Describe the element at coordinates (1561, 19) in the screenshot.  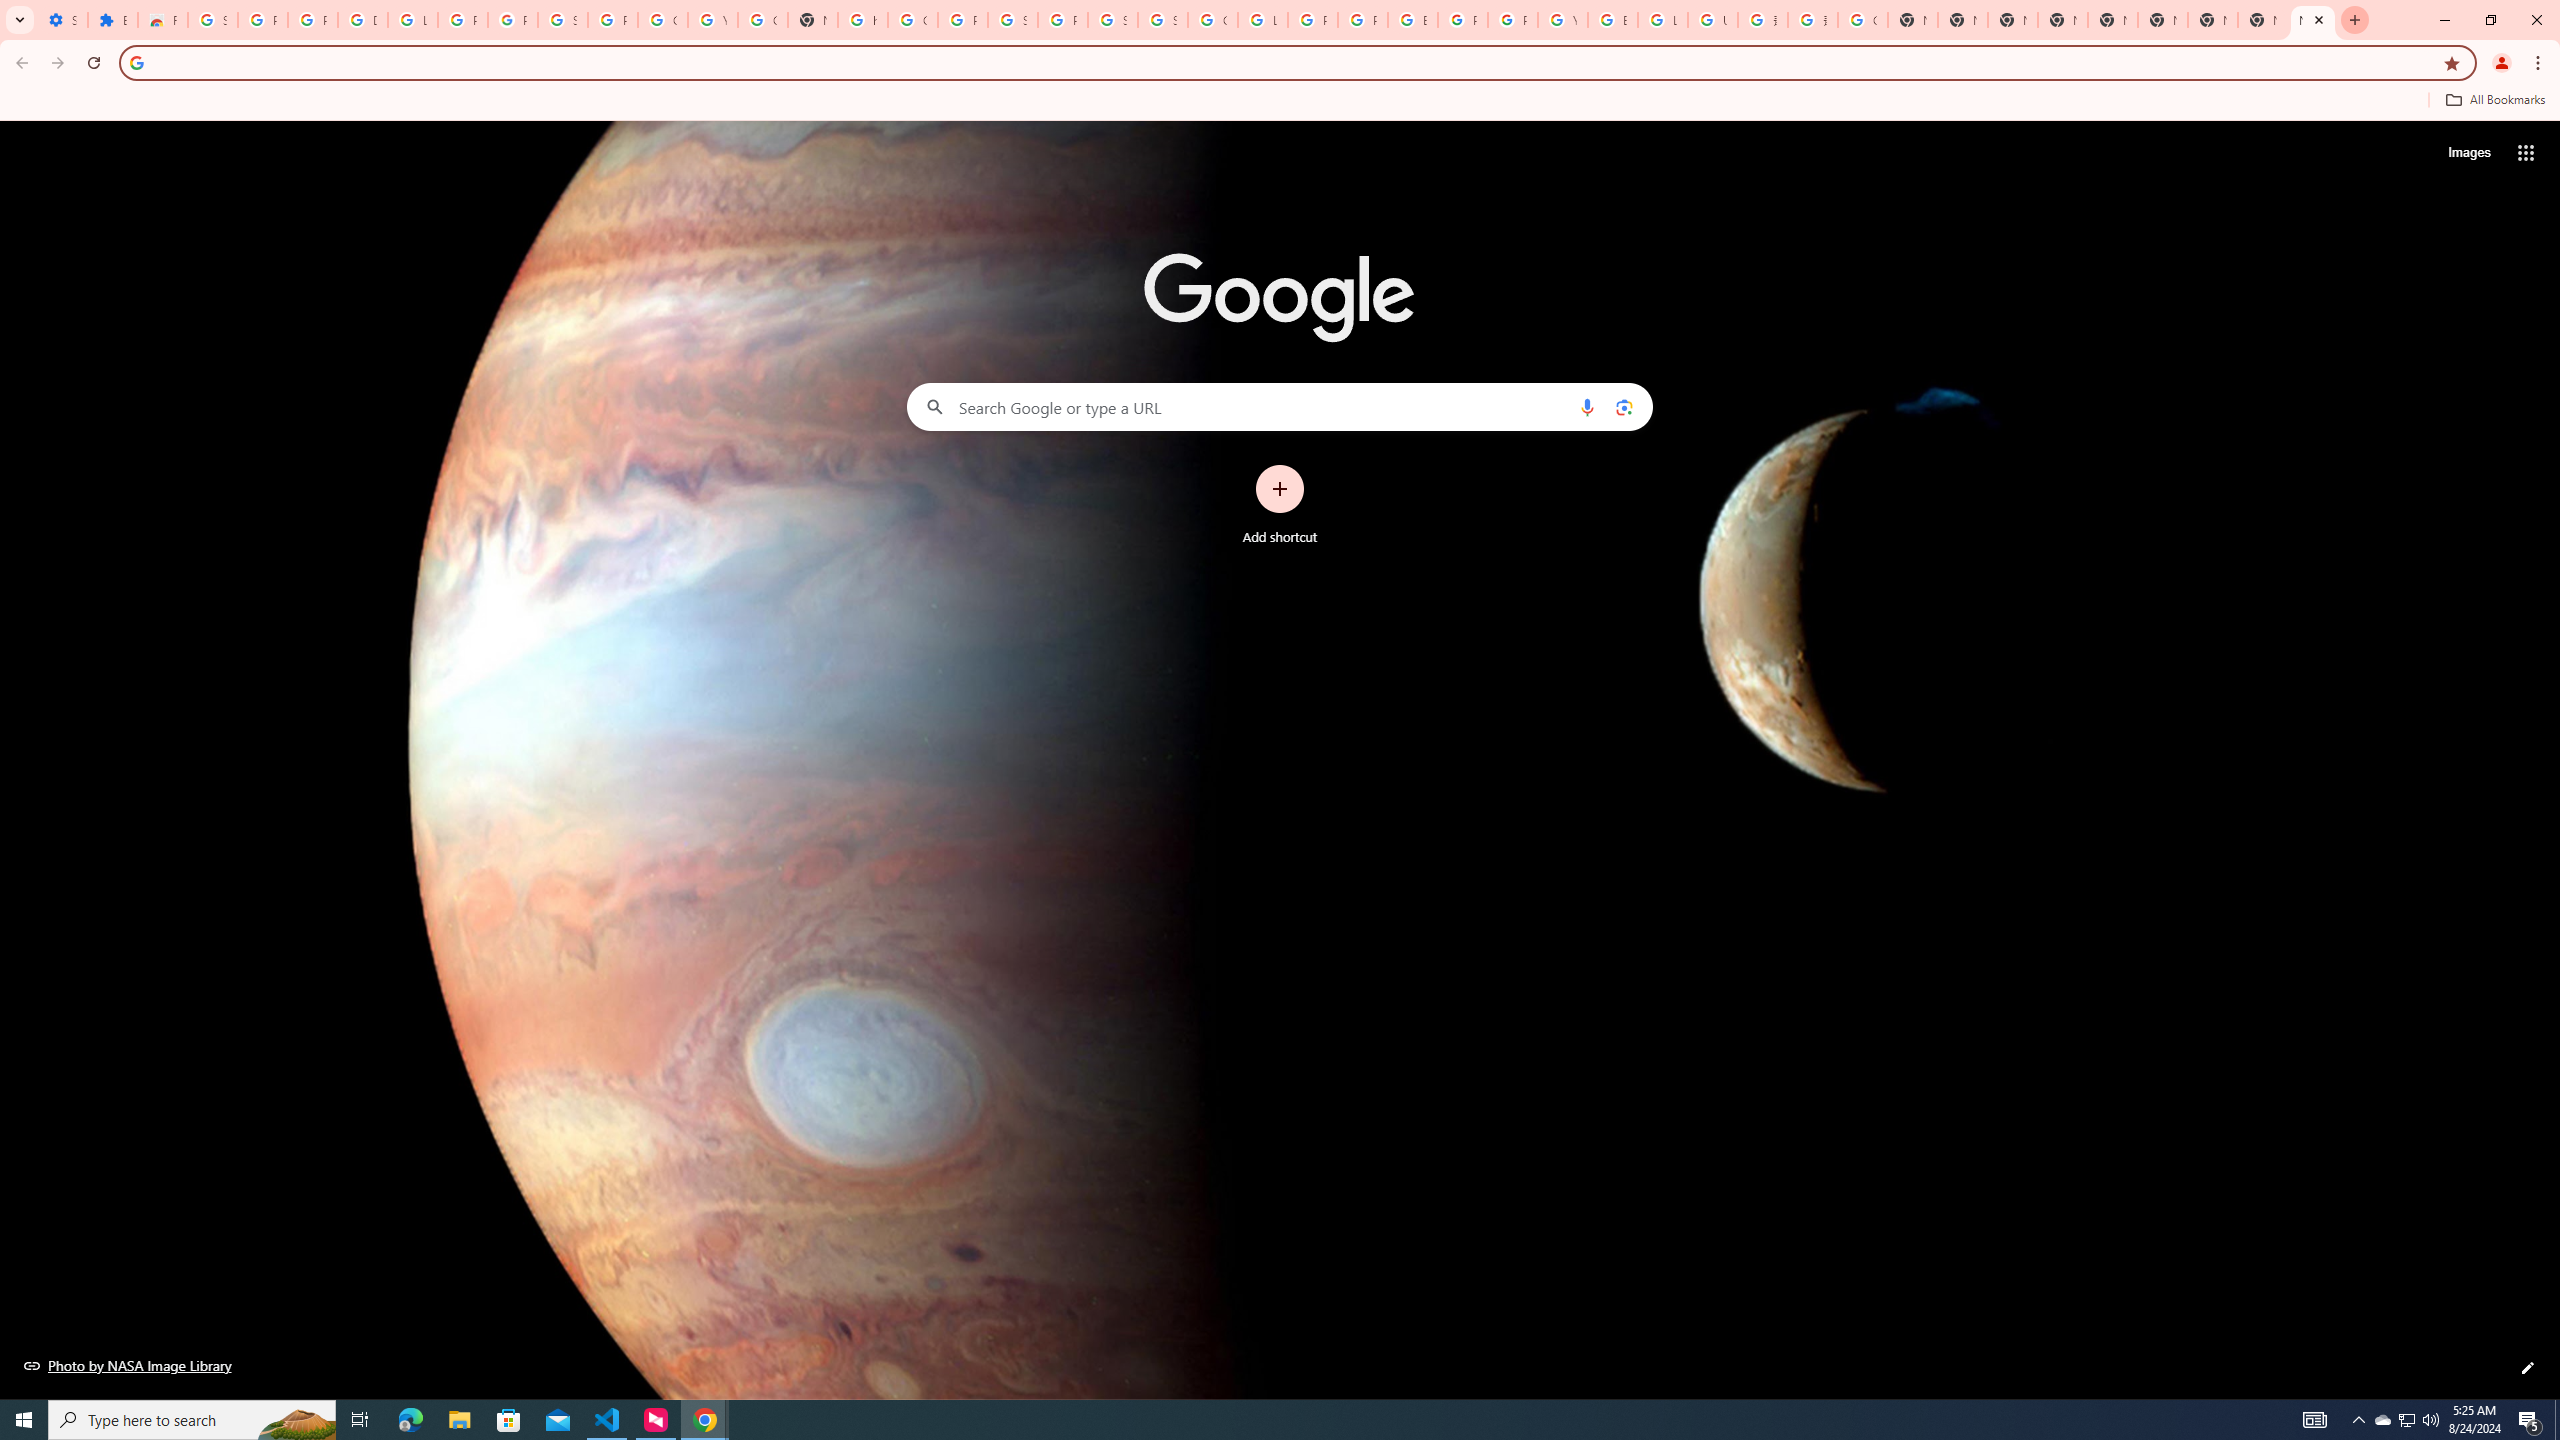
I see `'YouTube'` at that location.